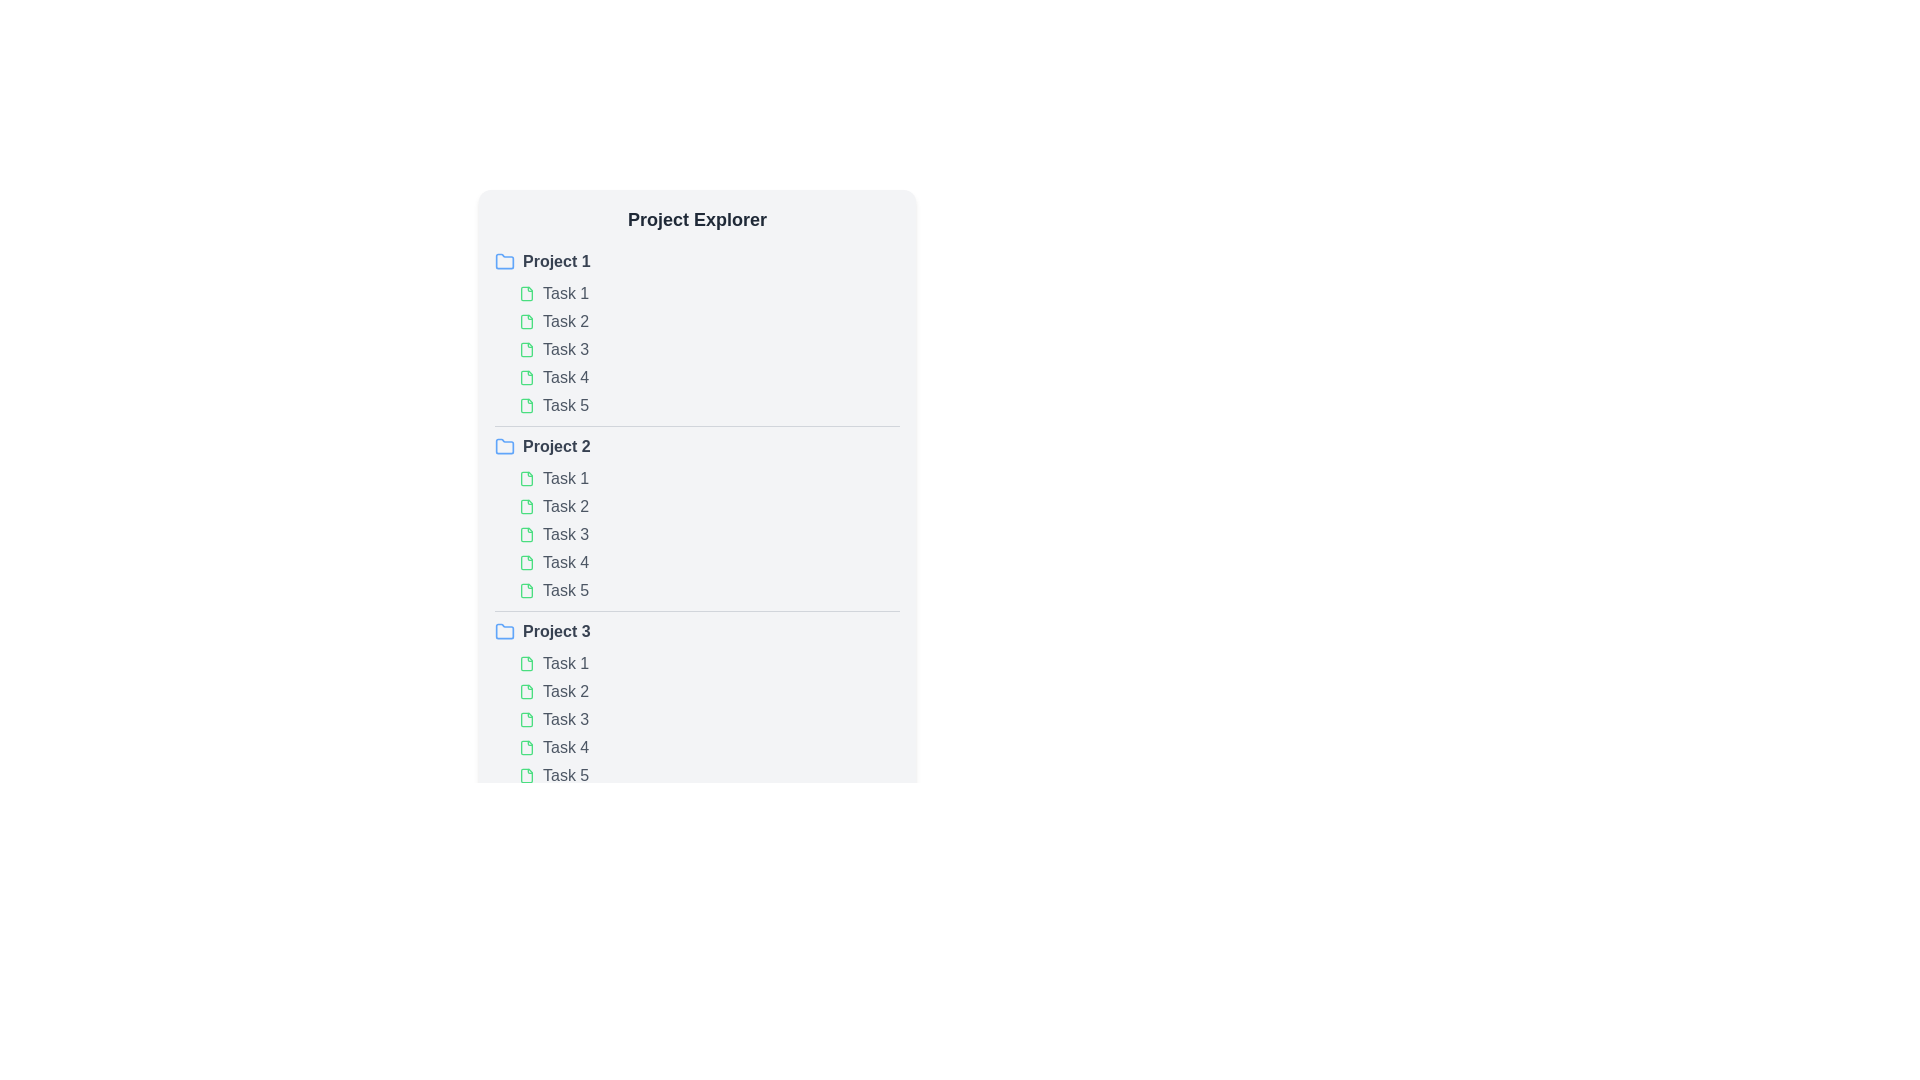 This screenshot has width=1920, height=1080. Describe the element at coordinates (527, 505) in the screenshot. I see `the decorative SVG file icon representing 'Task 2', located to the immediate left of the text in the list under 'Project 2'` at that location.